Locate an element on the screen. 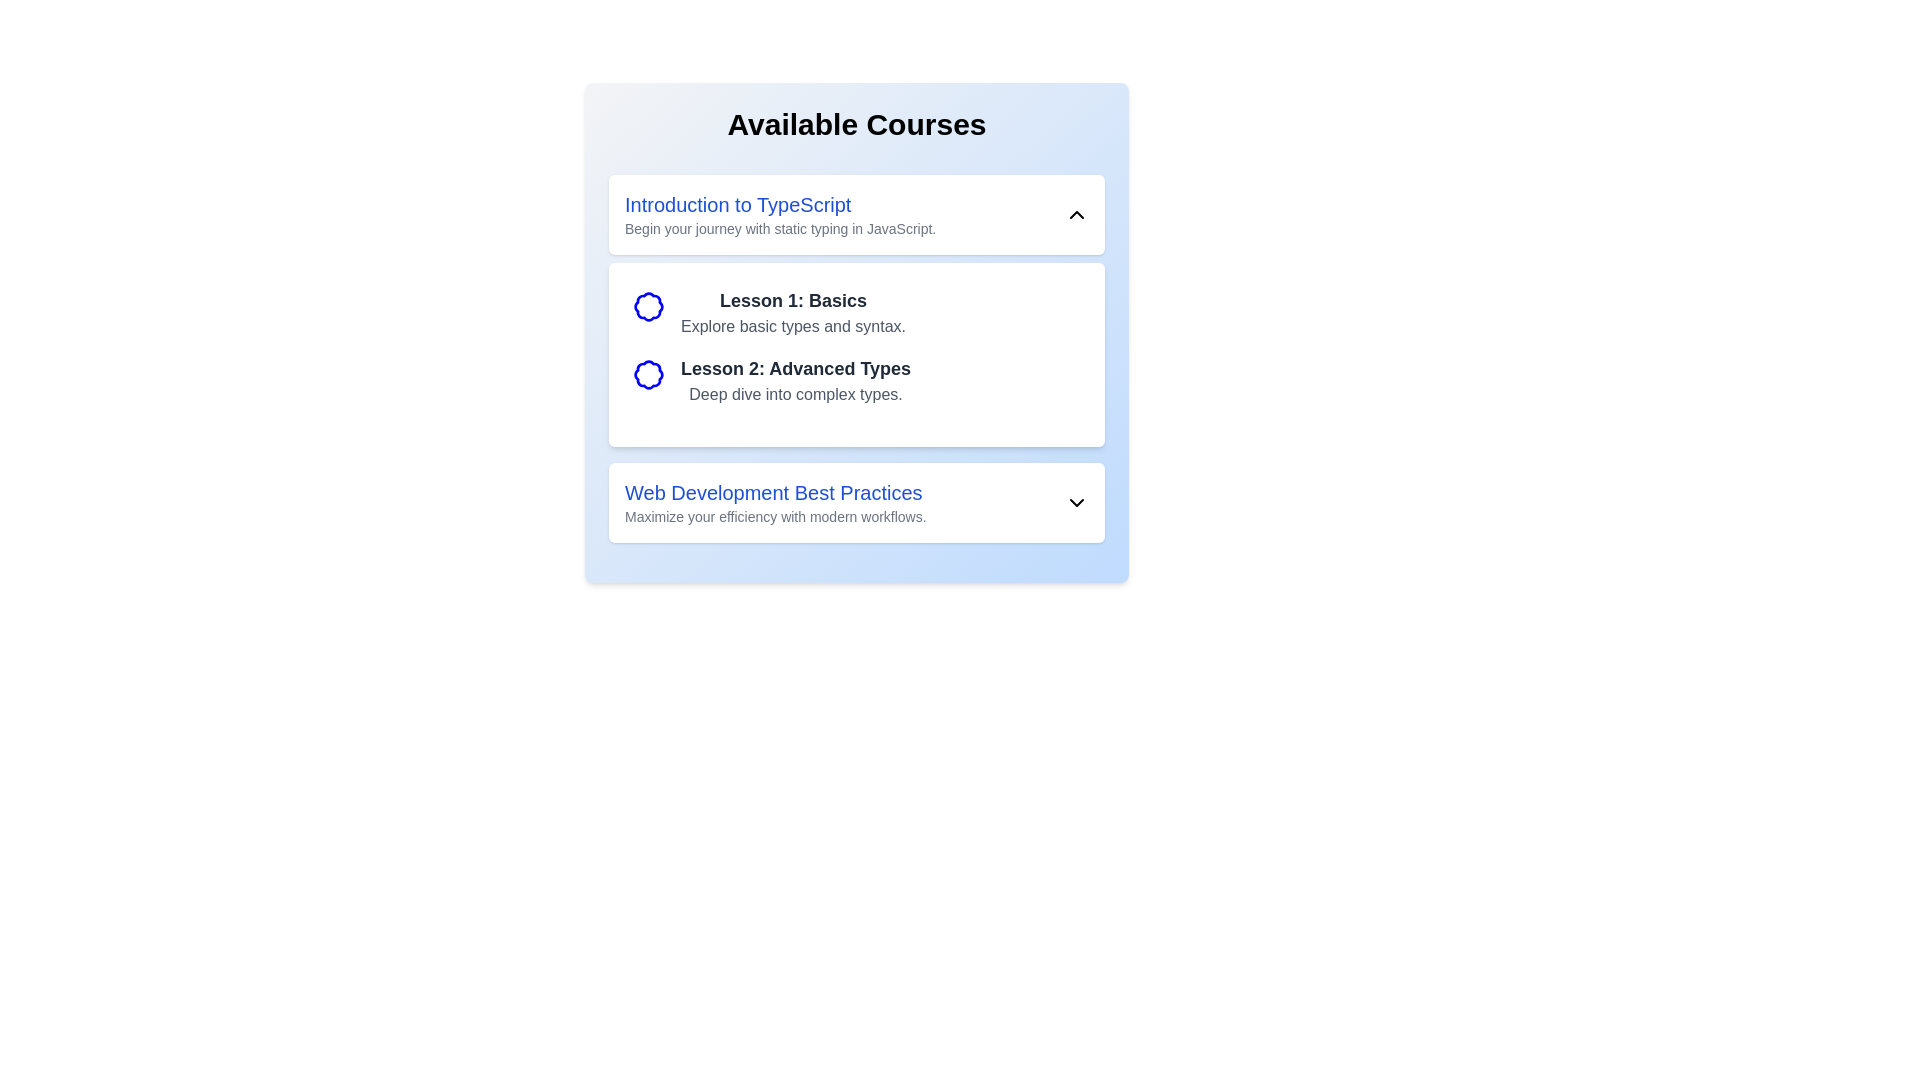 The image size is (1920, 1080). the icon representing 'Lesson 1: Basics' located in the middle card of the 'Available Courses' panel, positioned to the left of the lesson title text is located at coordinates (648, 307).